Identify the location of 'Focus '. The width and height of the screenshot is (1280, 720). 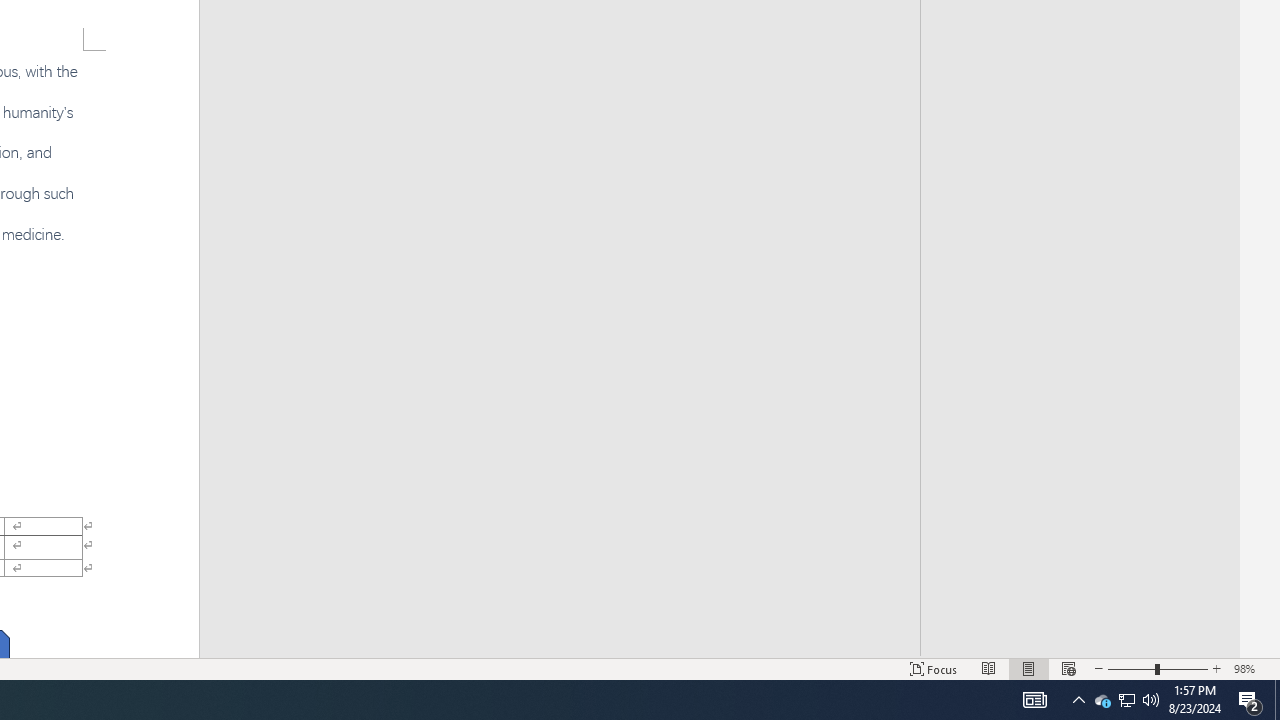
(933, 669).